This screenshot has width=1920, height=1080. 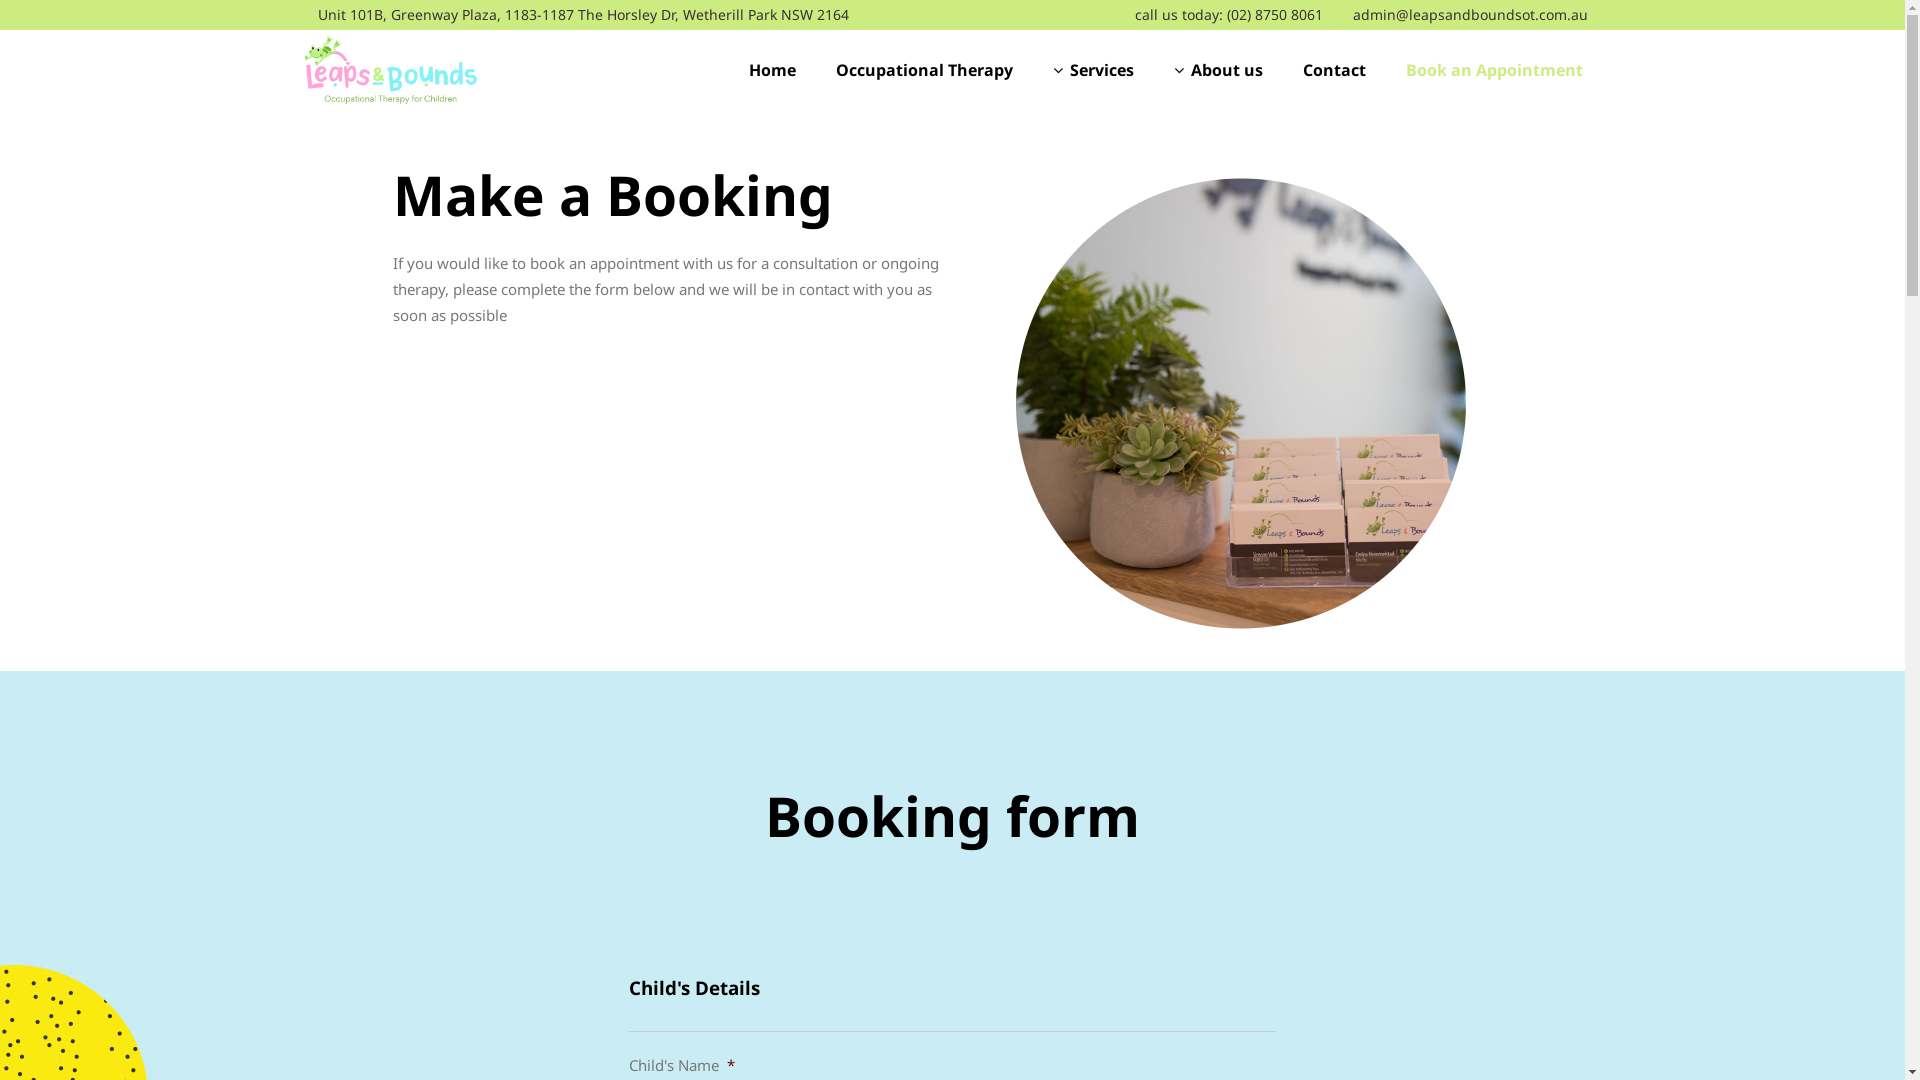 What do you see at coordinates (1091, 68) in the screenshot?
I see `'Services'` at bounding box center [1091, 68].